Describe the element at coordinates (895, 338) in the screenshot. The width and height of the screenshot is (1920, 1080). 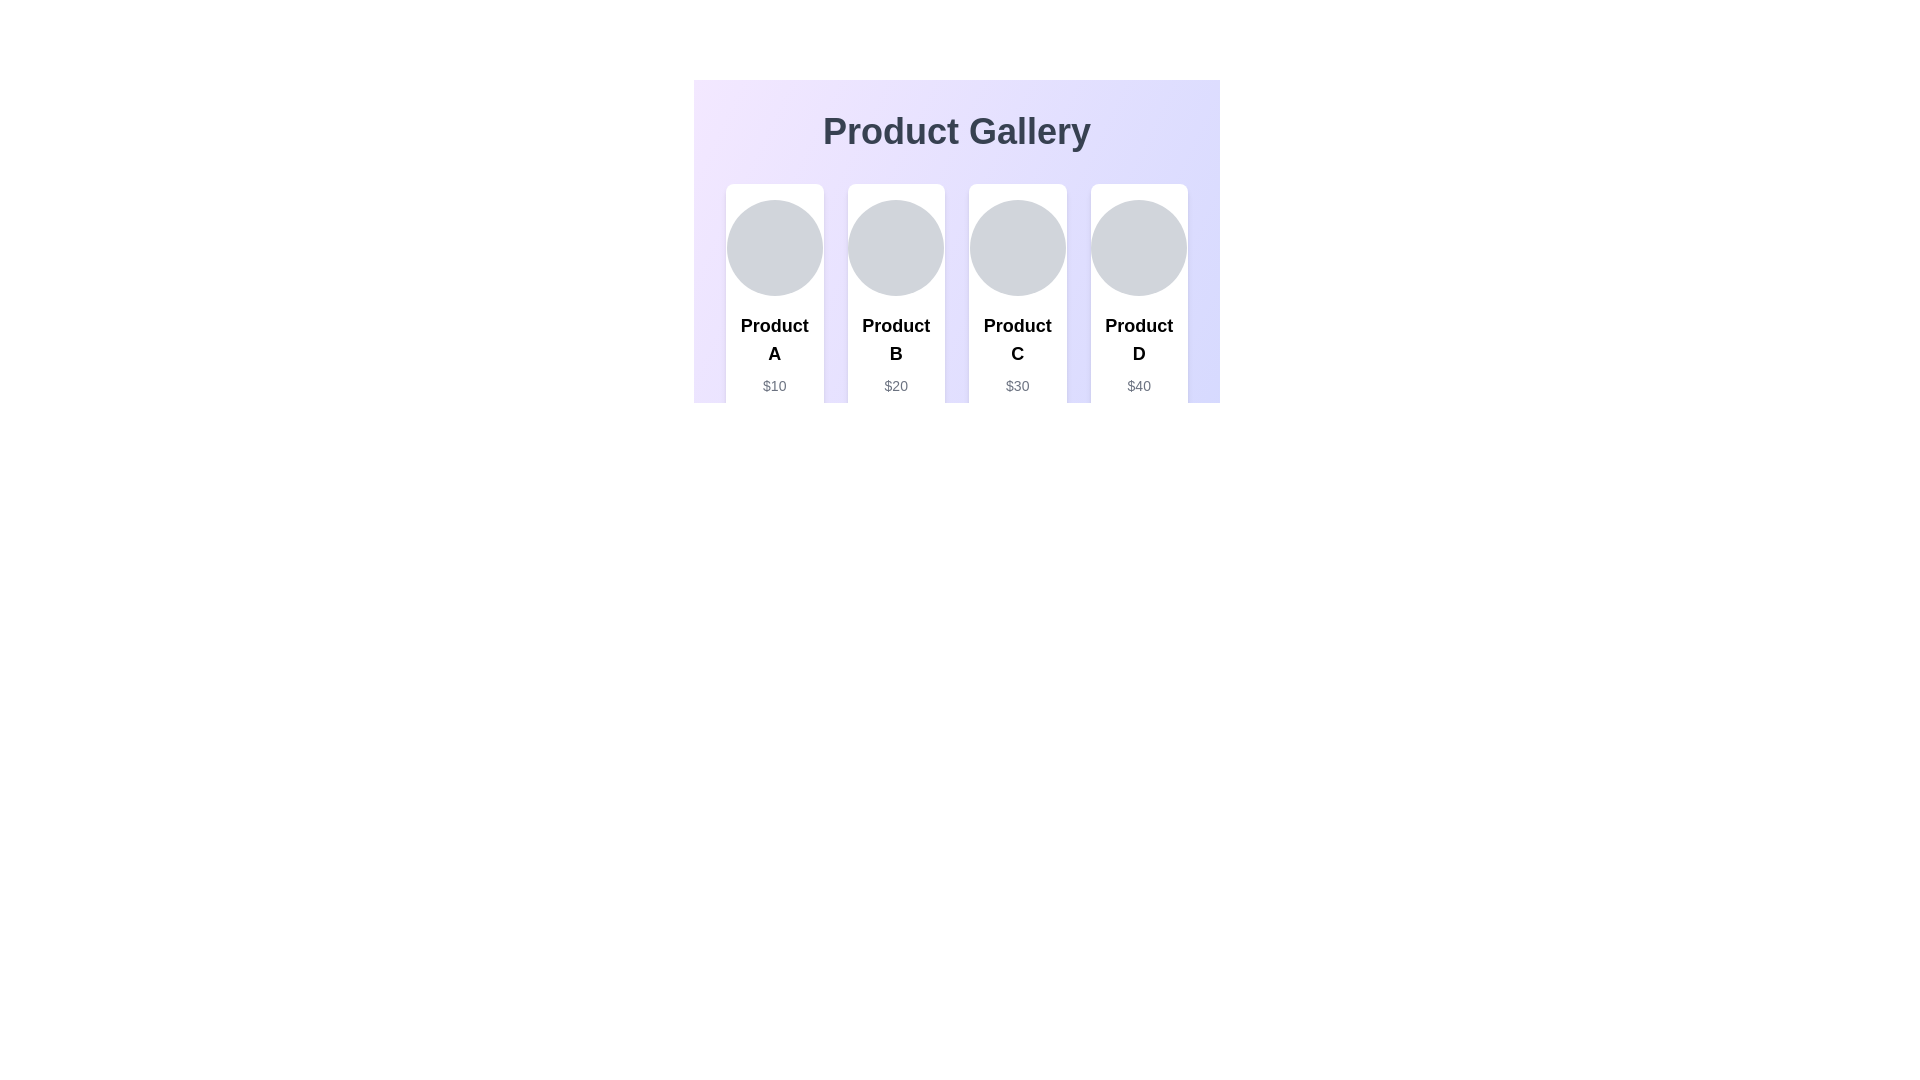
I see `the 'Product B' text label, which is displayed in bold, medium-large font within the second product card, located centrally beneath the circular image placeholder and above the price` at that location.